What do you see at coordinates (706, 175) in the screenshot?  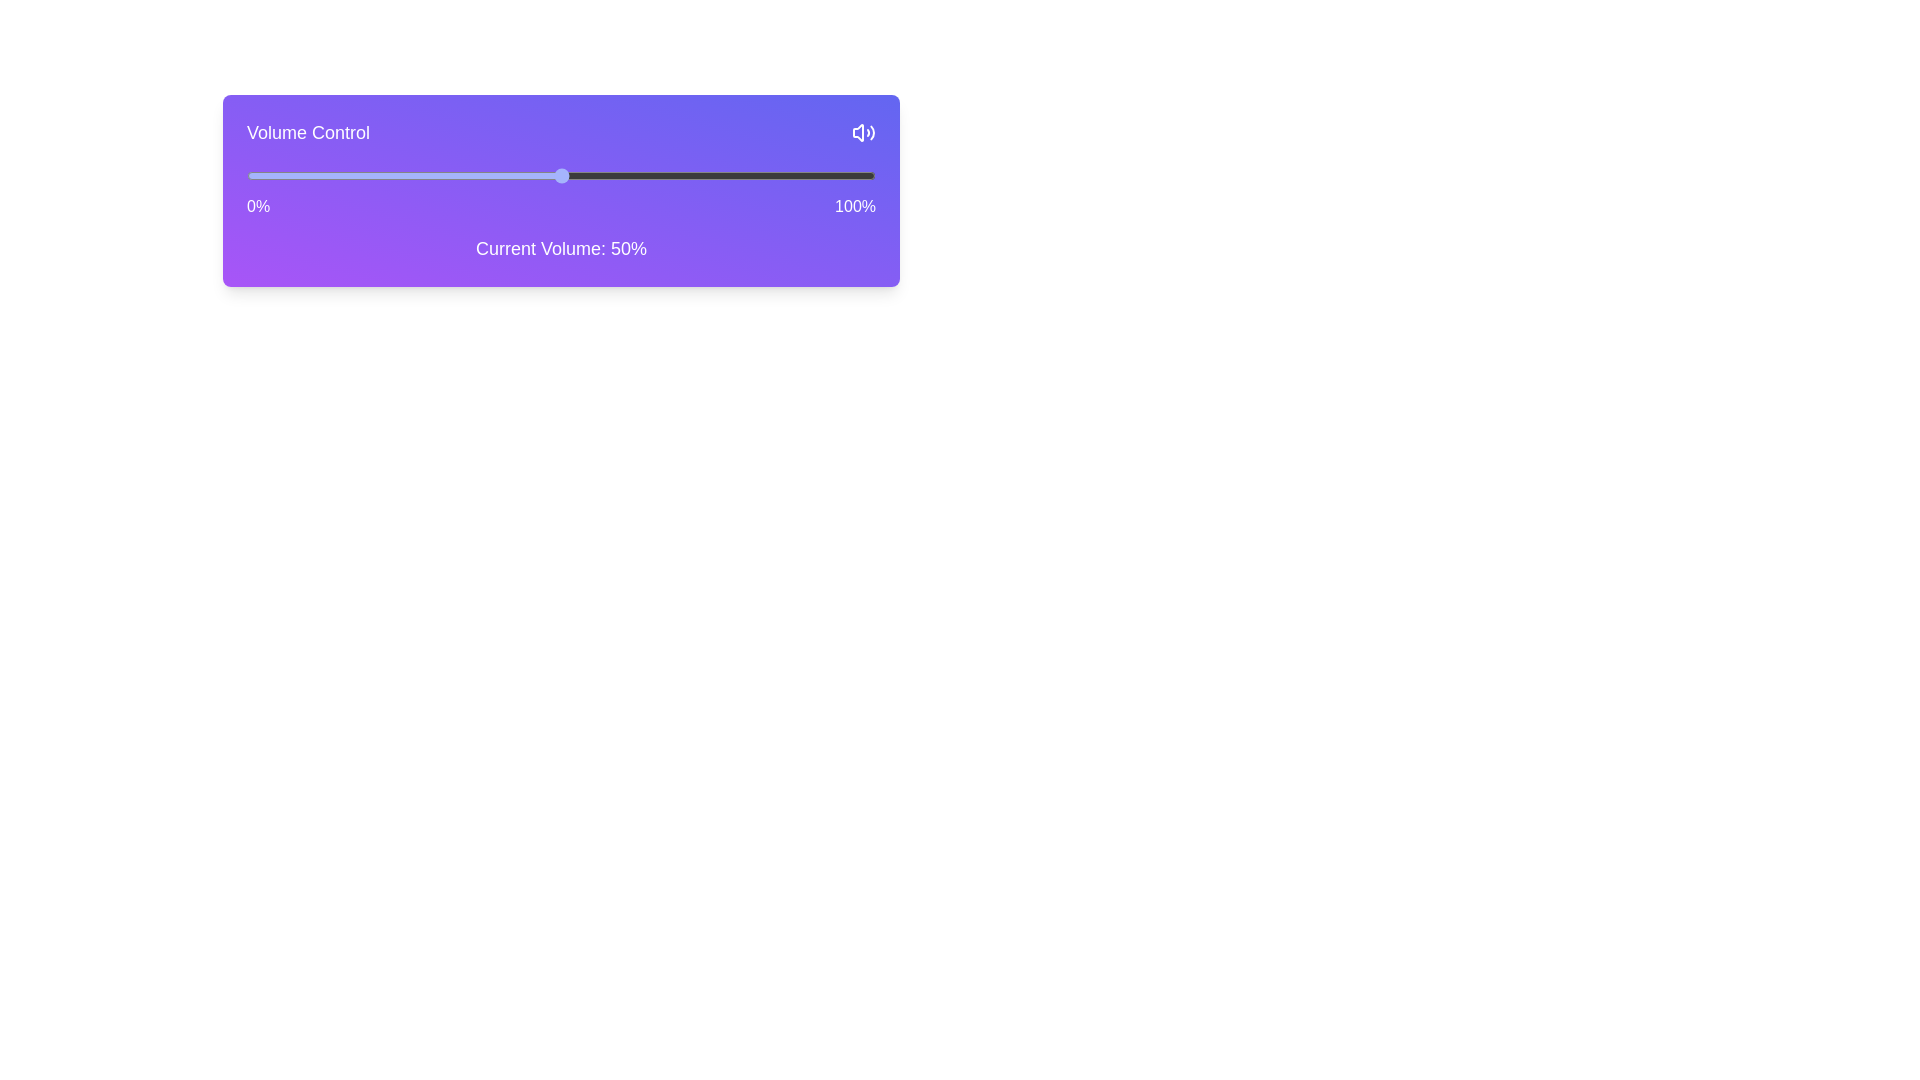 I see `volume level` at bounding box center [706, 175].